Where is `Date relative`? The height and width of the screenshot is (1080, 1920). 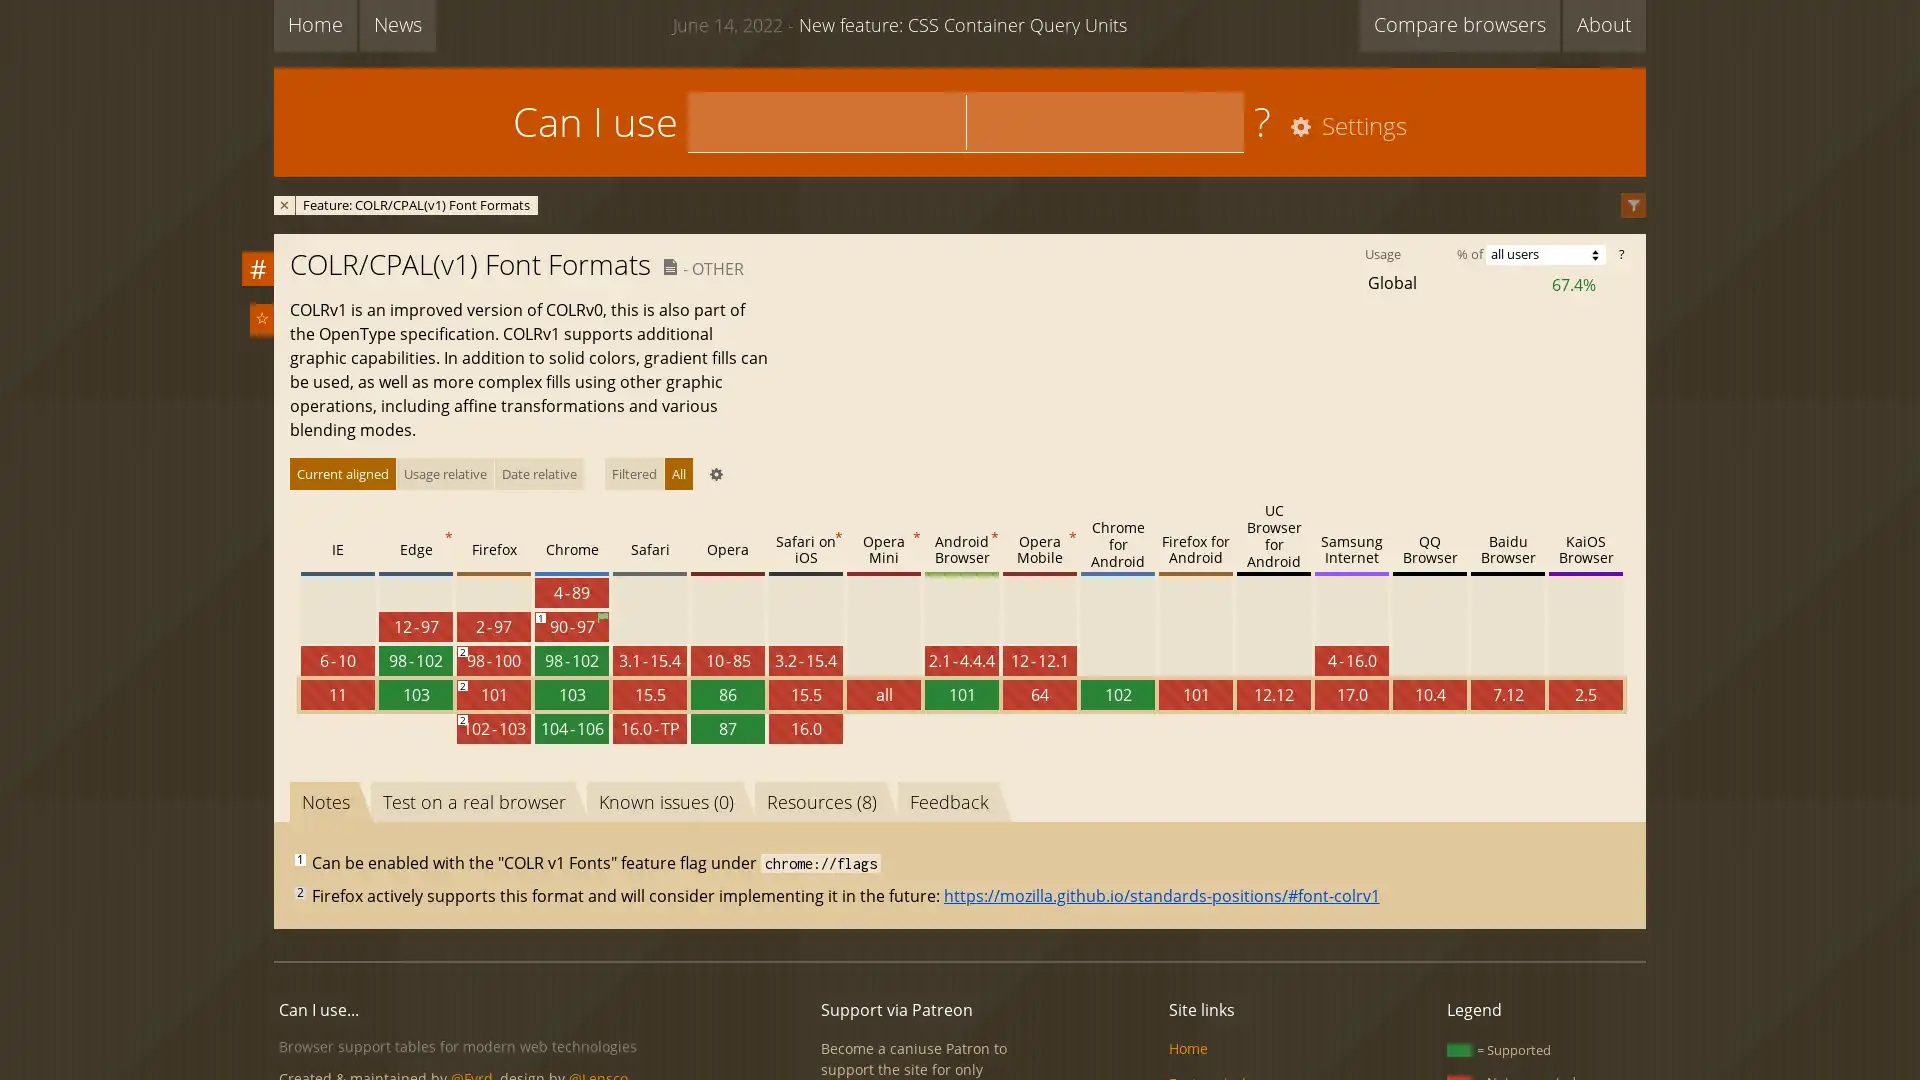 Date relative is located at coordinates (539, 474).